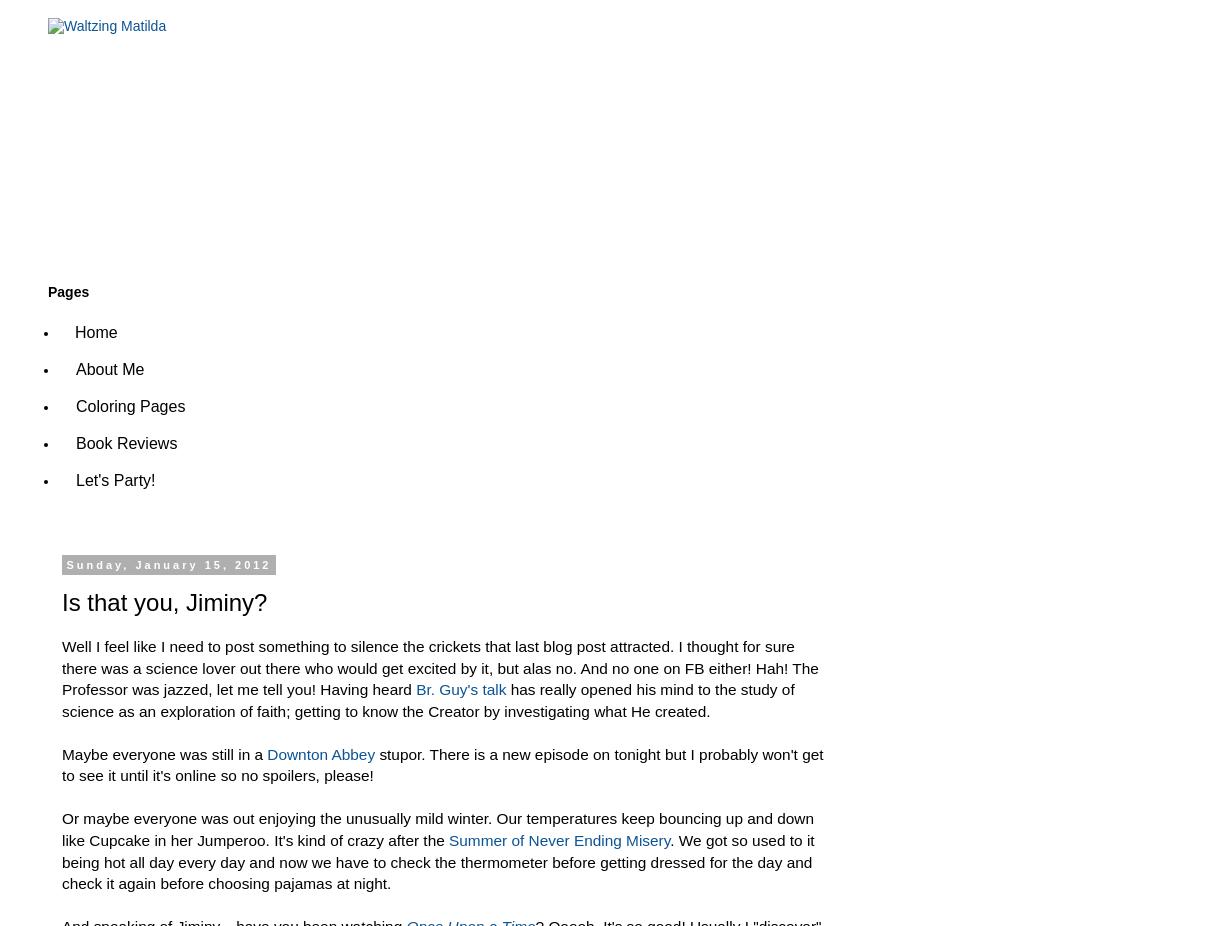 This screenshot has width=1208, height=926. I want to click on '. We got so used to it being hot all day every day and now we have to check the thermometer before getting dressed for the day and check it again before choosing pajamas at night.', so click(437, 862).